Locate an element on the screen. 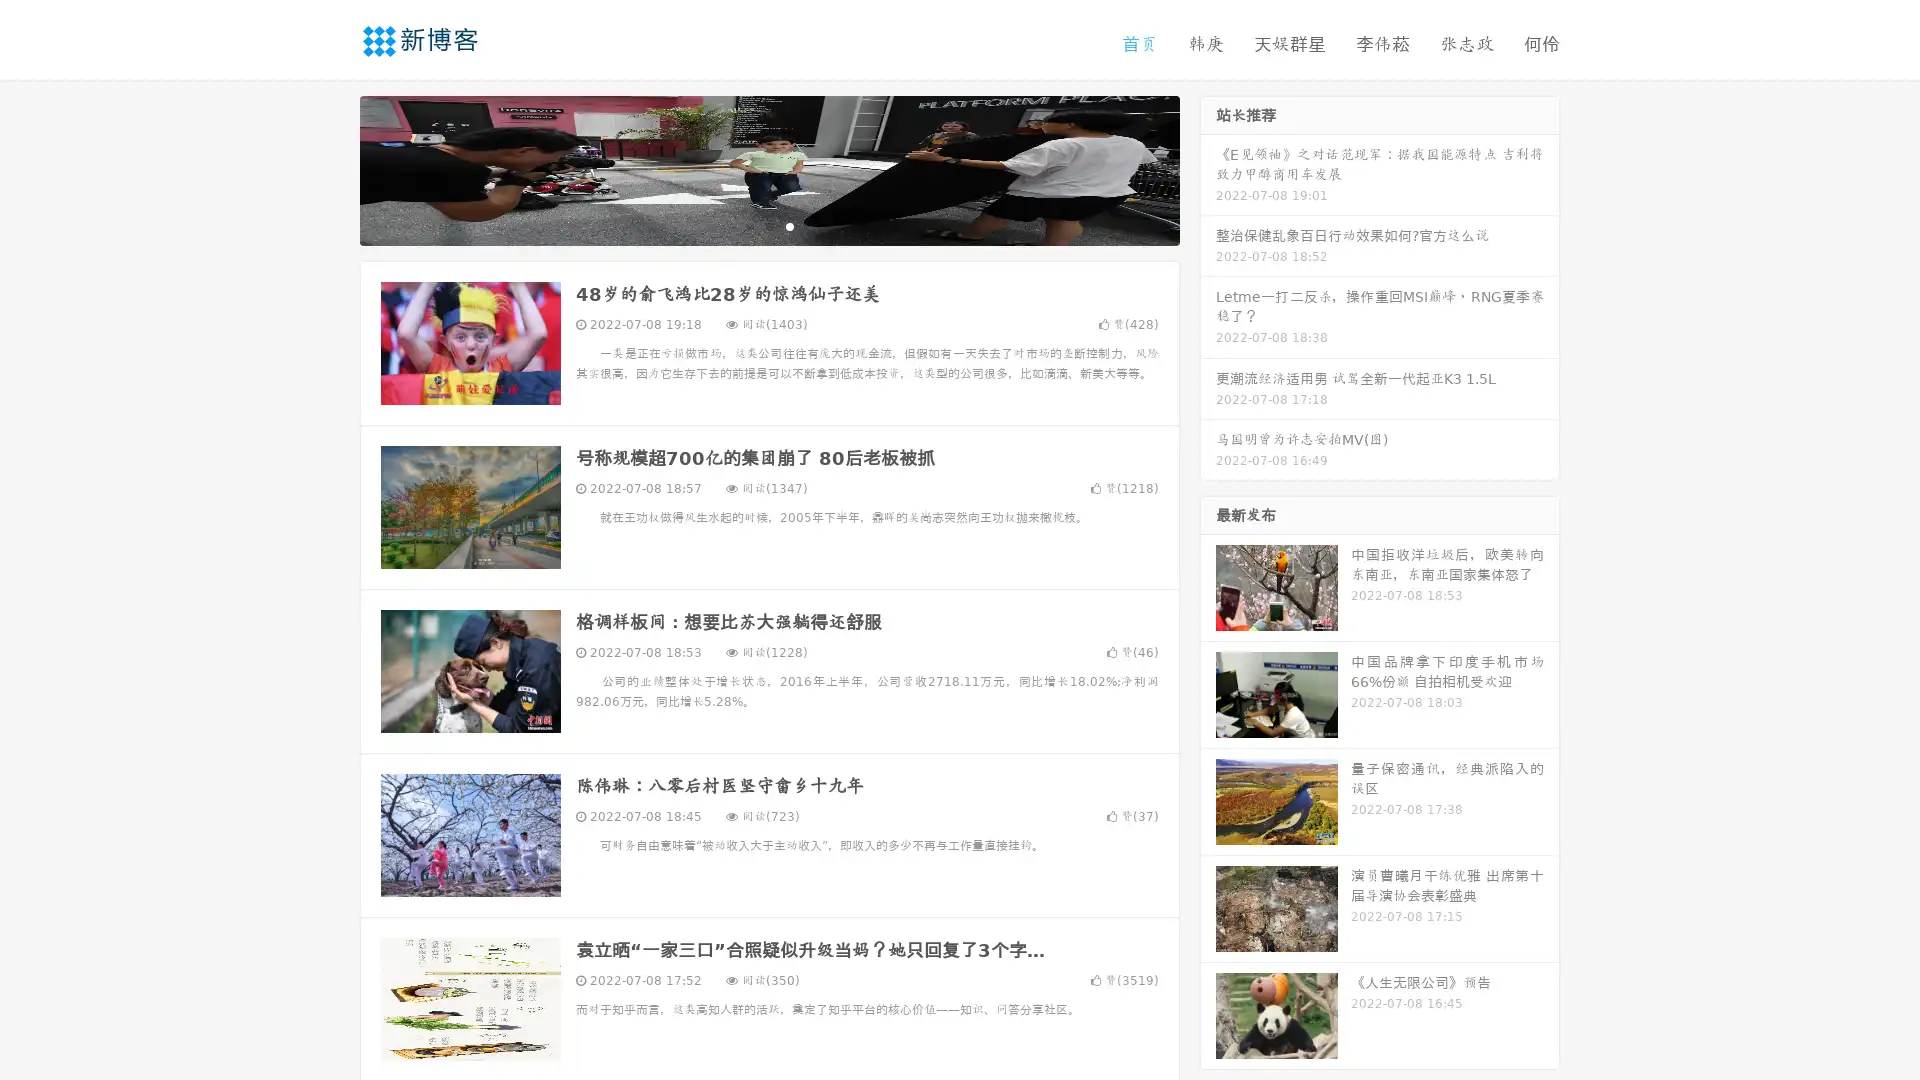 This screenshot has height=1080, width=1920. Go to slide 1 is located at coordinates (748, 225).